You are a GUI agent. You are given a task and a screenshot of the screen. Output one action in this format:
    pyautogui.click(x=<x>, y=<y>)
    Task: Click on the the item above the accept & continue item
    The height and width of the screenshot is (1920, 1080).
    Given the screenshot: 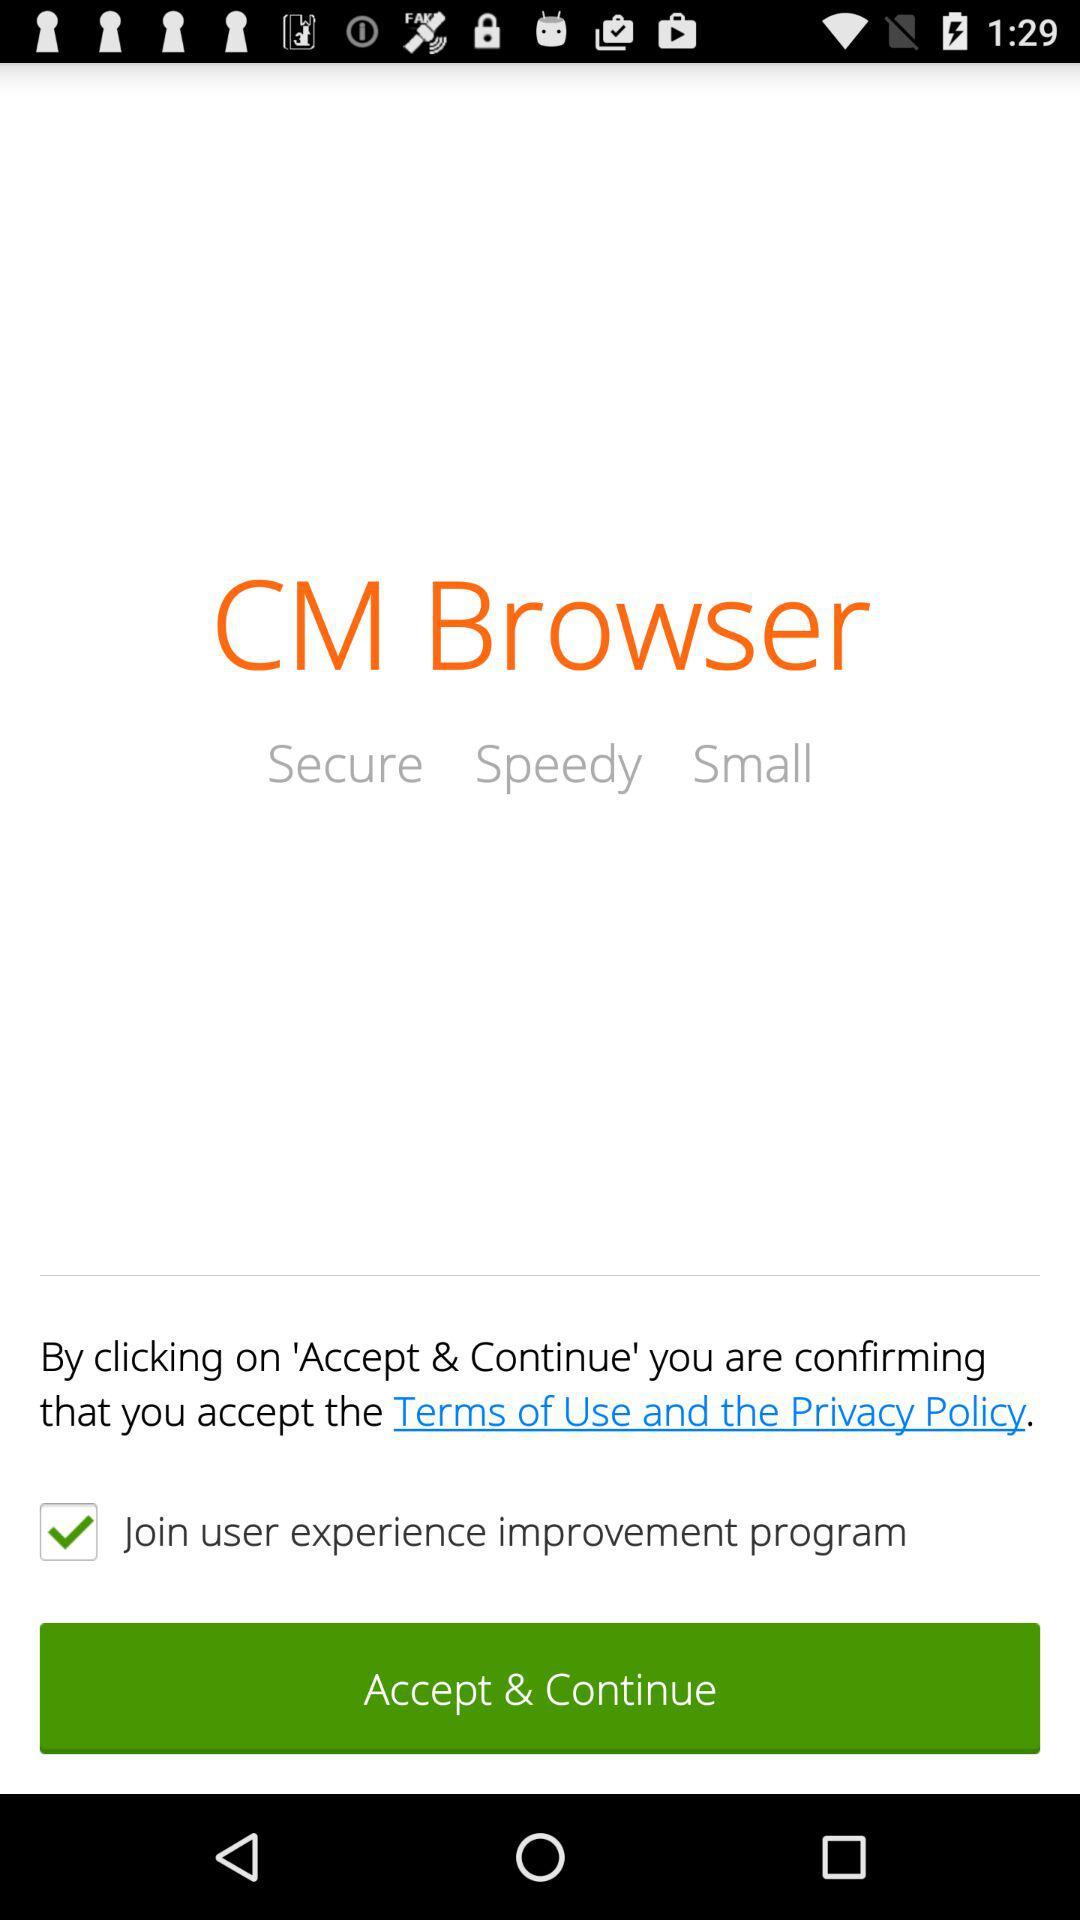 What is the action you would take?
    pyautogui.click(x=67, y=1530)
    